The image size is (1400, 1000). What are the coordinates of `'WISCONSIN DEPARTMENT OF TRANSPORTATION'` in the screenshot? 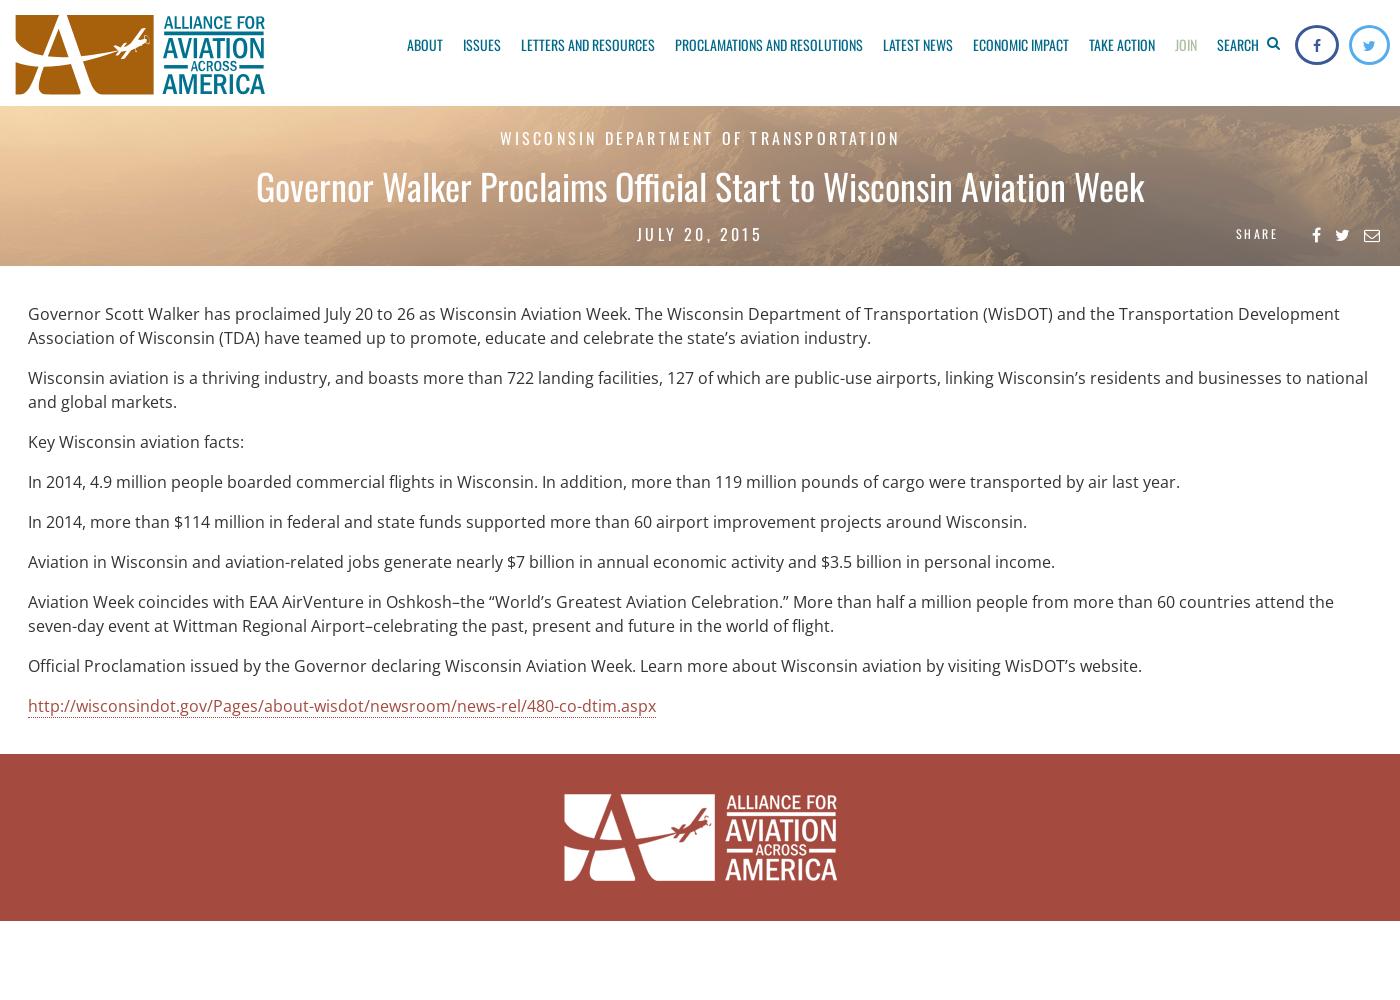 It's located at (498, 138).